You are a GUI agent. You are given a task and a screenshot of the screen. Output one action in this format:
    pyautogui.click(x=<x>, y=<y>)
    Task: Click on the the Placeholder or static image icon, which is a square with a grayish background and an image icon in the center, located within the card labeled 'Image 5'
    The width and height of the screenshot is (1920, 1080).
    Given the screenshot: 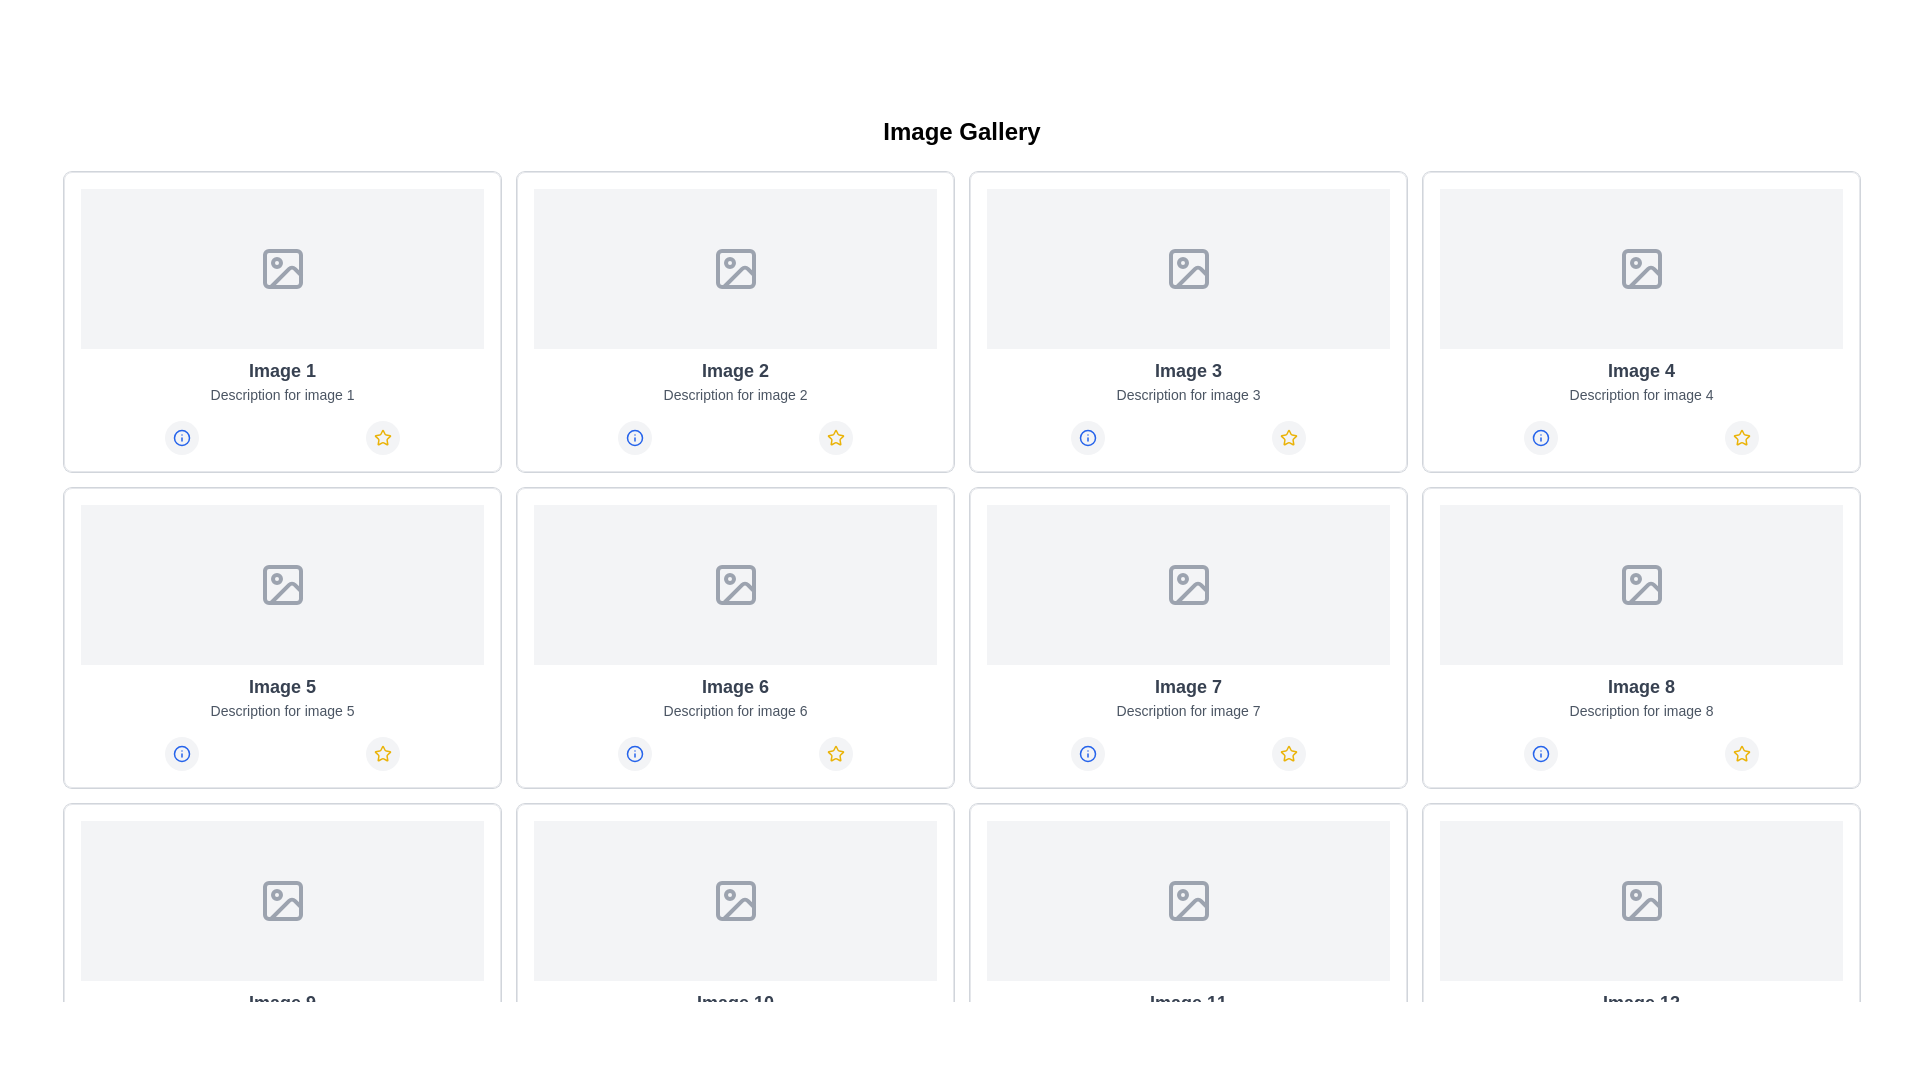 What is the action you would take?
    pyautogui.click(x=281, y=585)
    